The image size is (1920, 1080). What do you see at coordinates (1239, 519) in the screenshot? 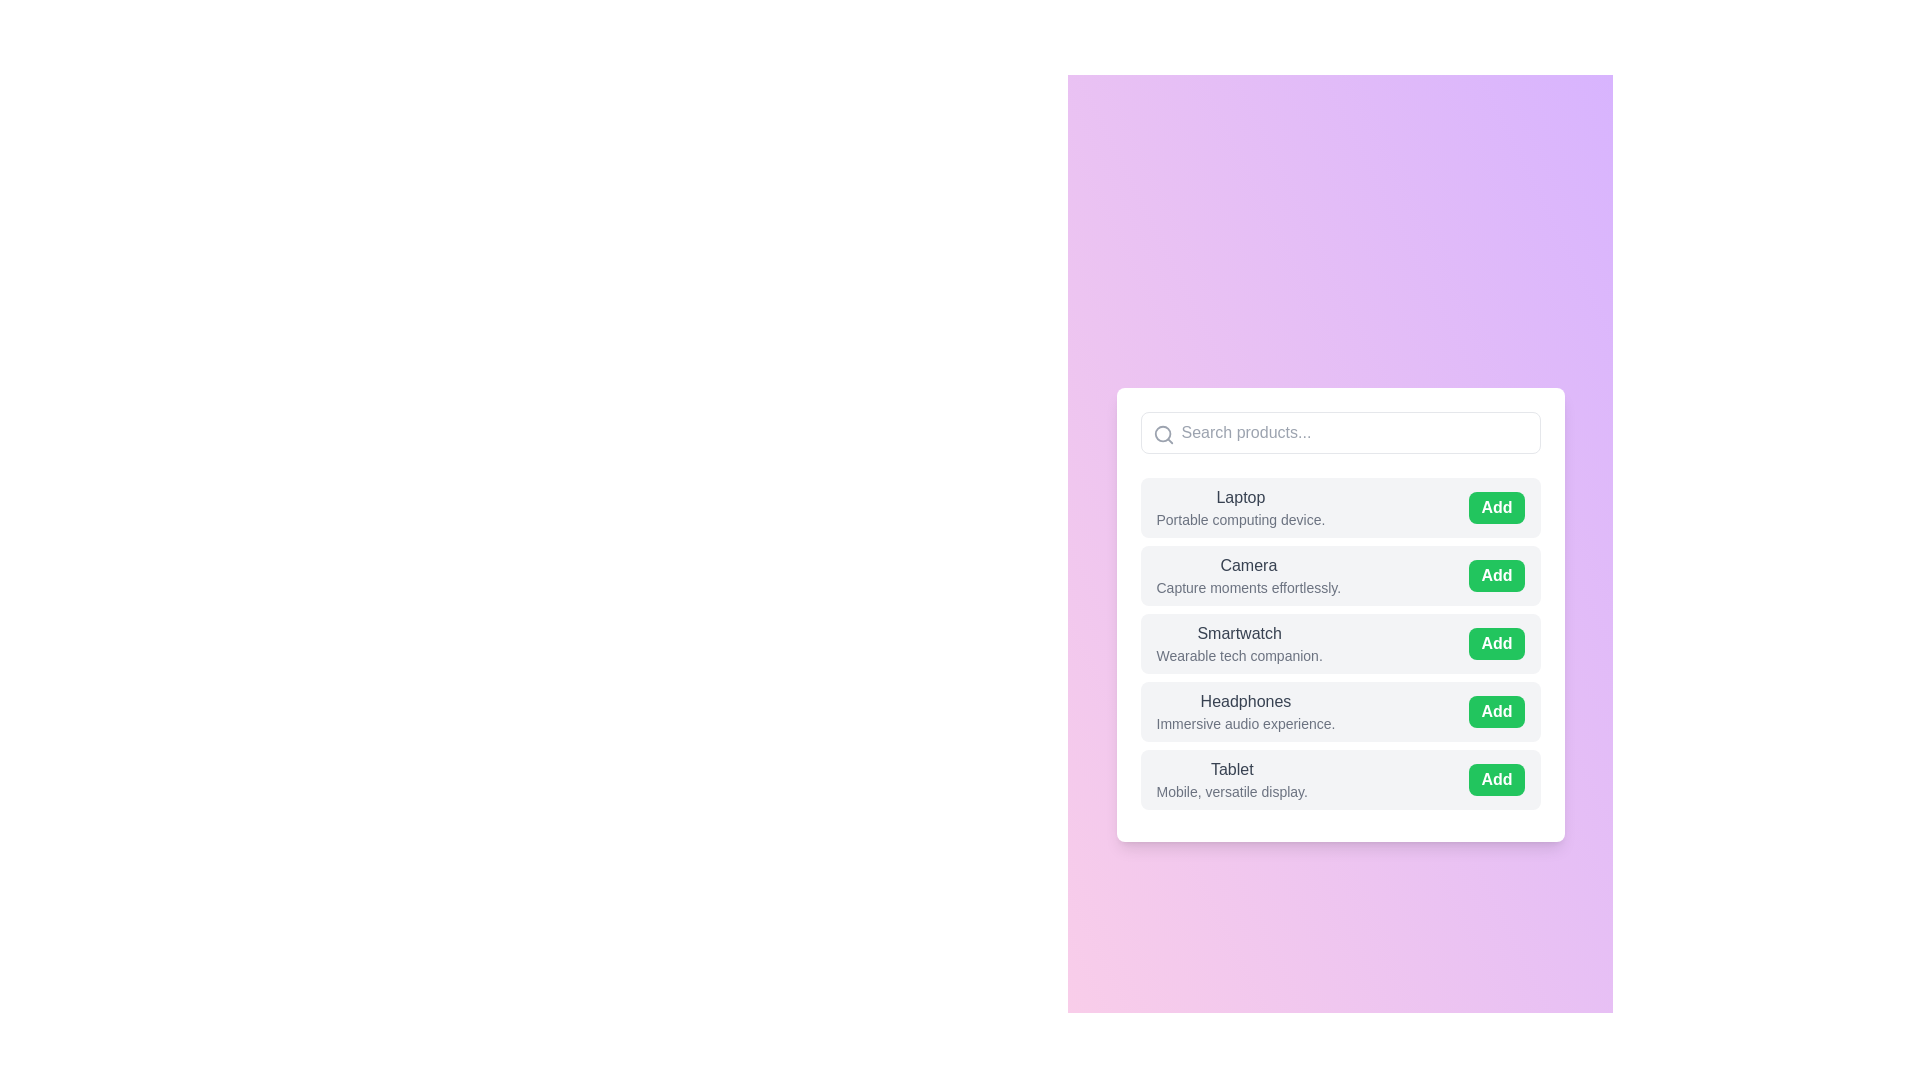
I see `the descriptive text label 'Portable computing device.' located directly below the title 'Laptop' in the product categories list` at bounding box center [1239, 519].